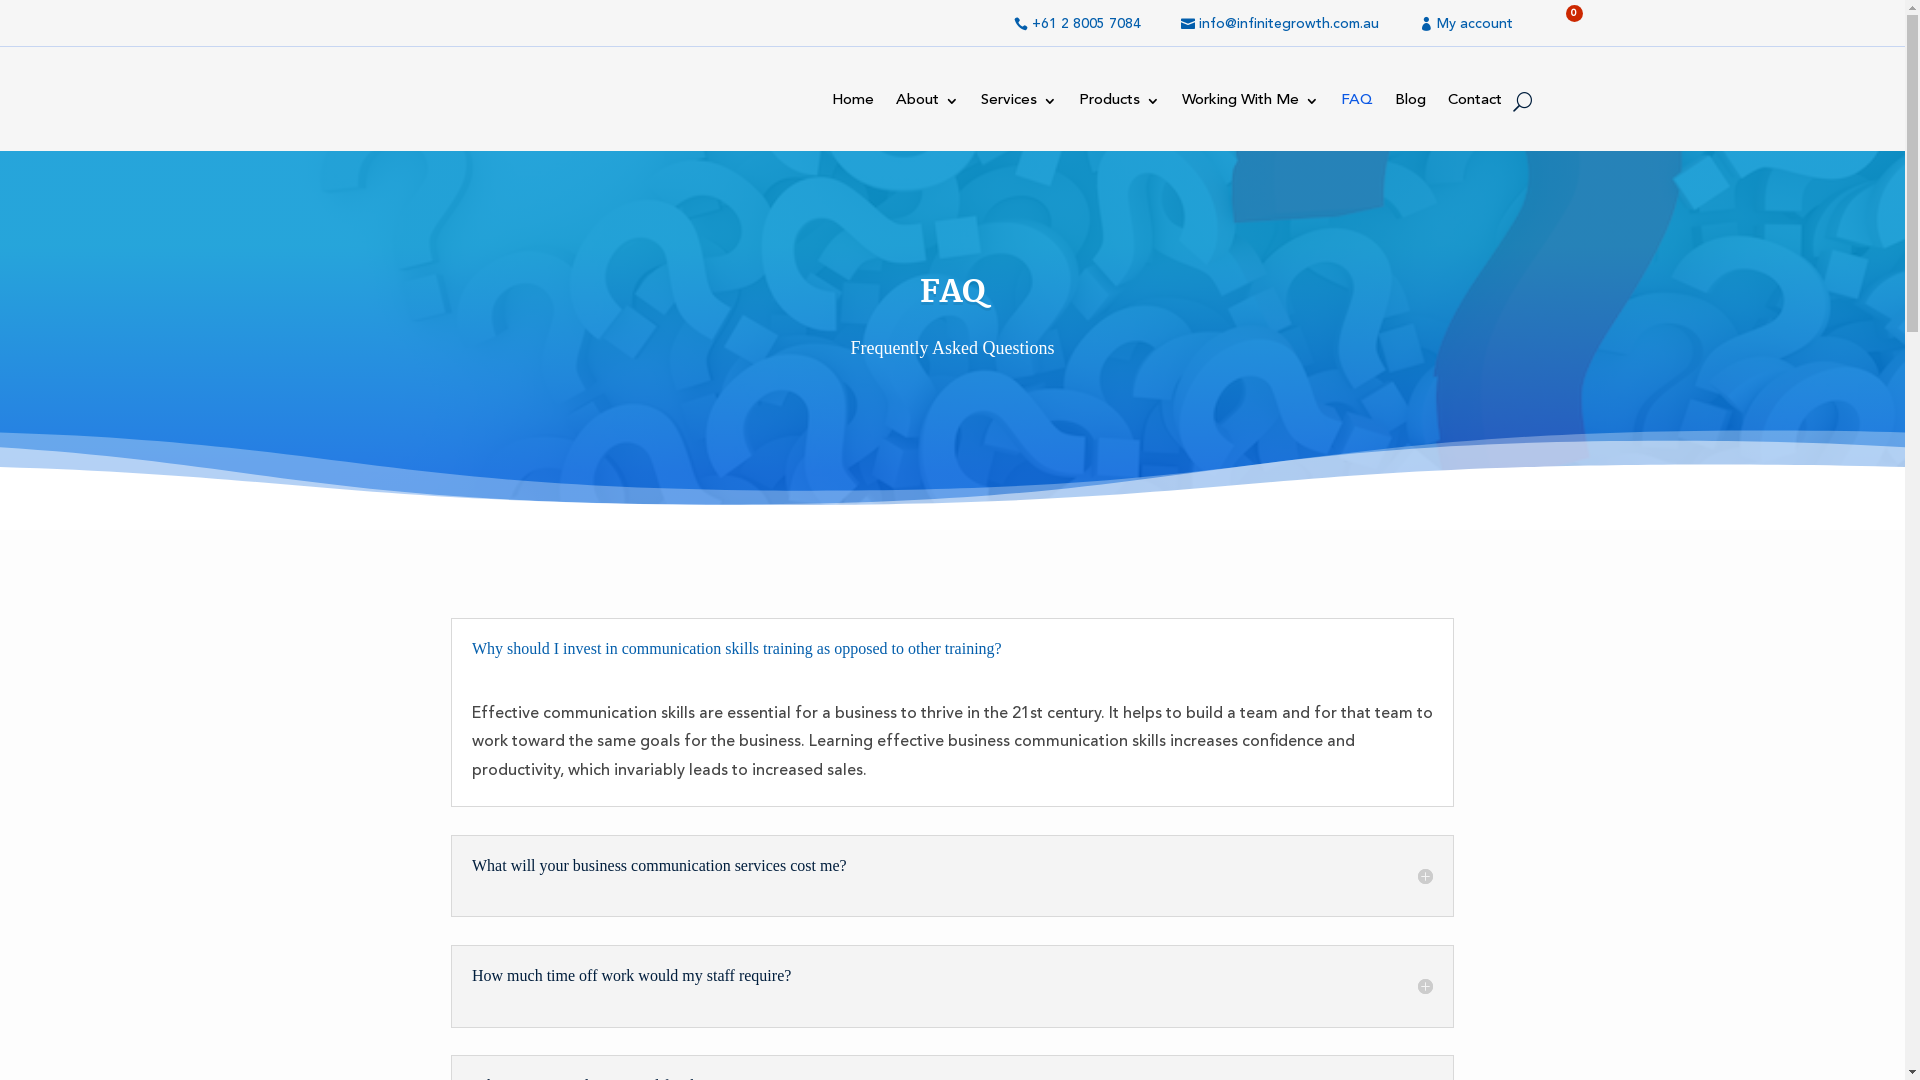 This screenshot has height=1080, width=1920. What do you see at coordinates (1474, 104) in the screenshot?
I see `'Contact'` at bounding box center [1474, 104].